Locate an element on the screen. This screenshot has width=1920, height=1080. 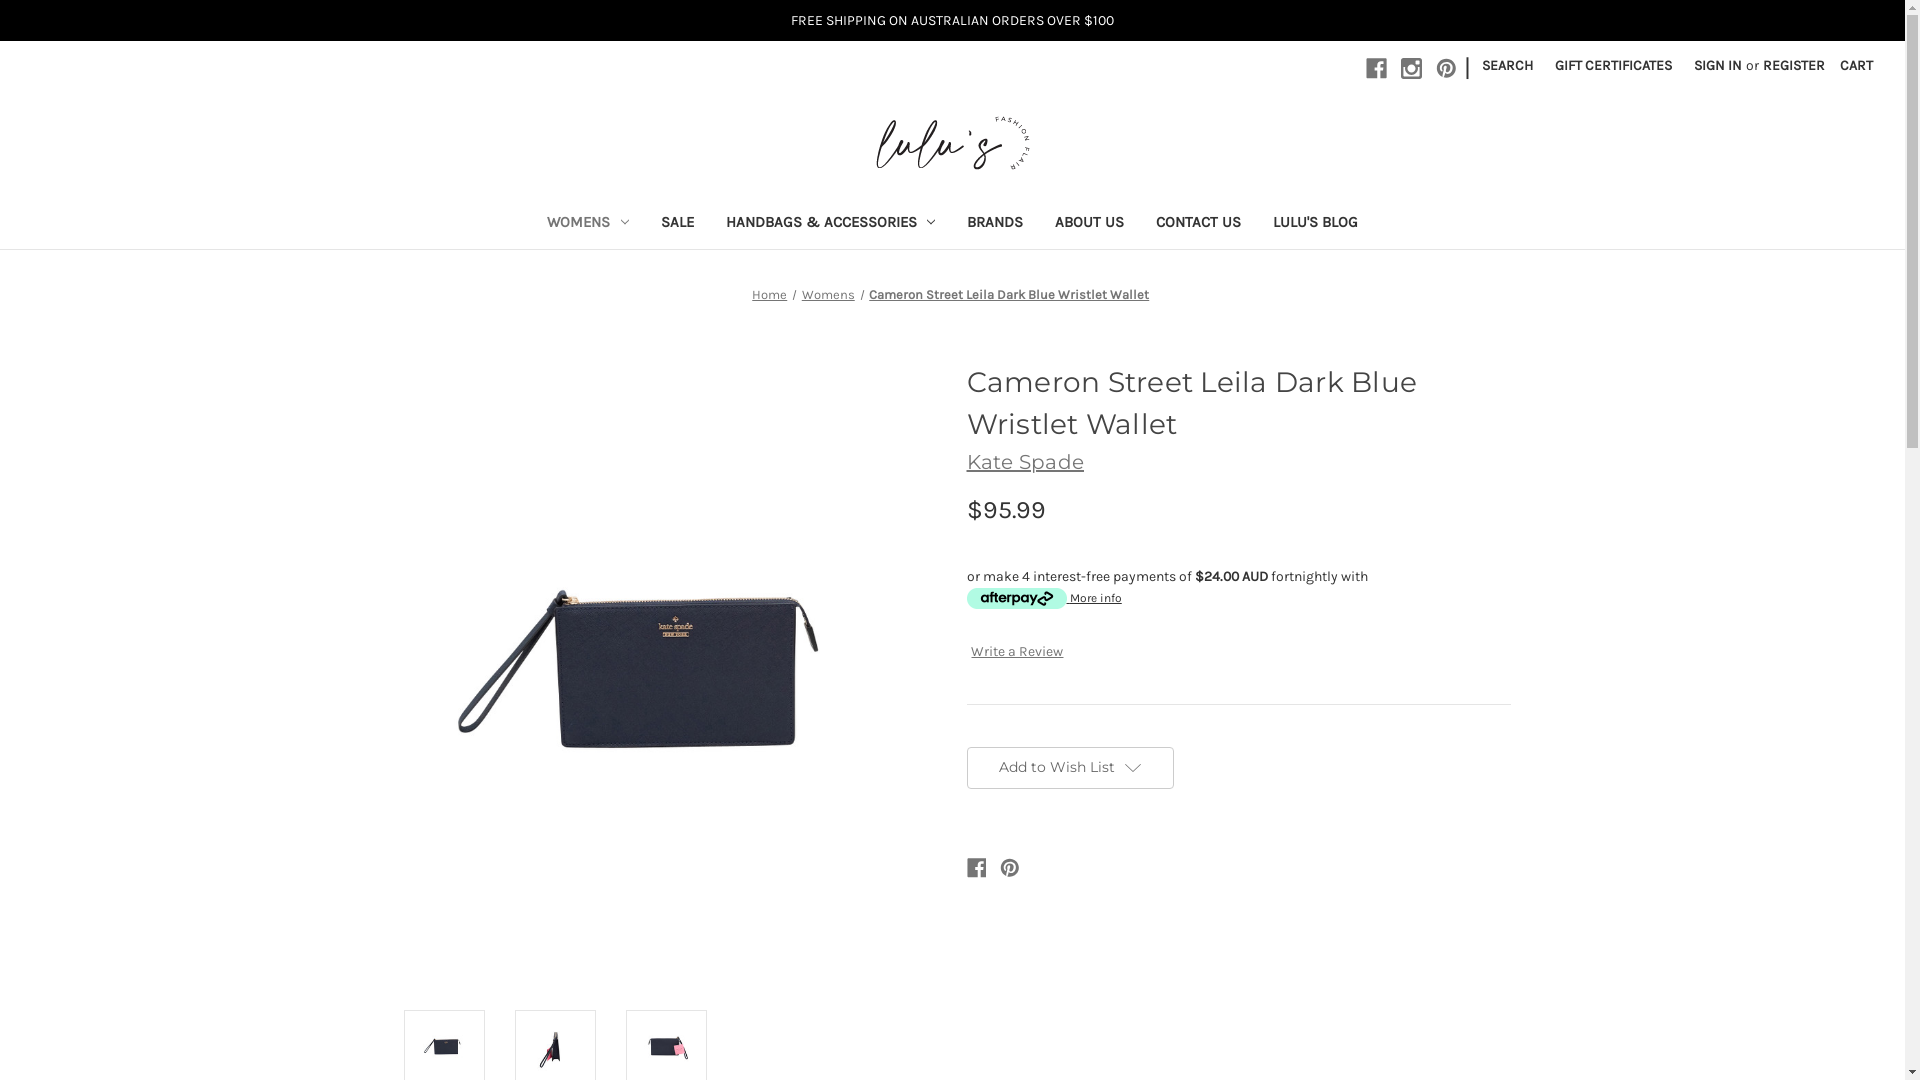
'GIFT CERTIFICATES' is located at coordinates (1613, 64).